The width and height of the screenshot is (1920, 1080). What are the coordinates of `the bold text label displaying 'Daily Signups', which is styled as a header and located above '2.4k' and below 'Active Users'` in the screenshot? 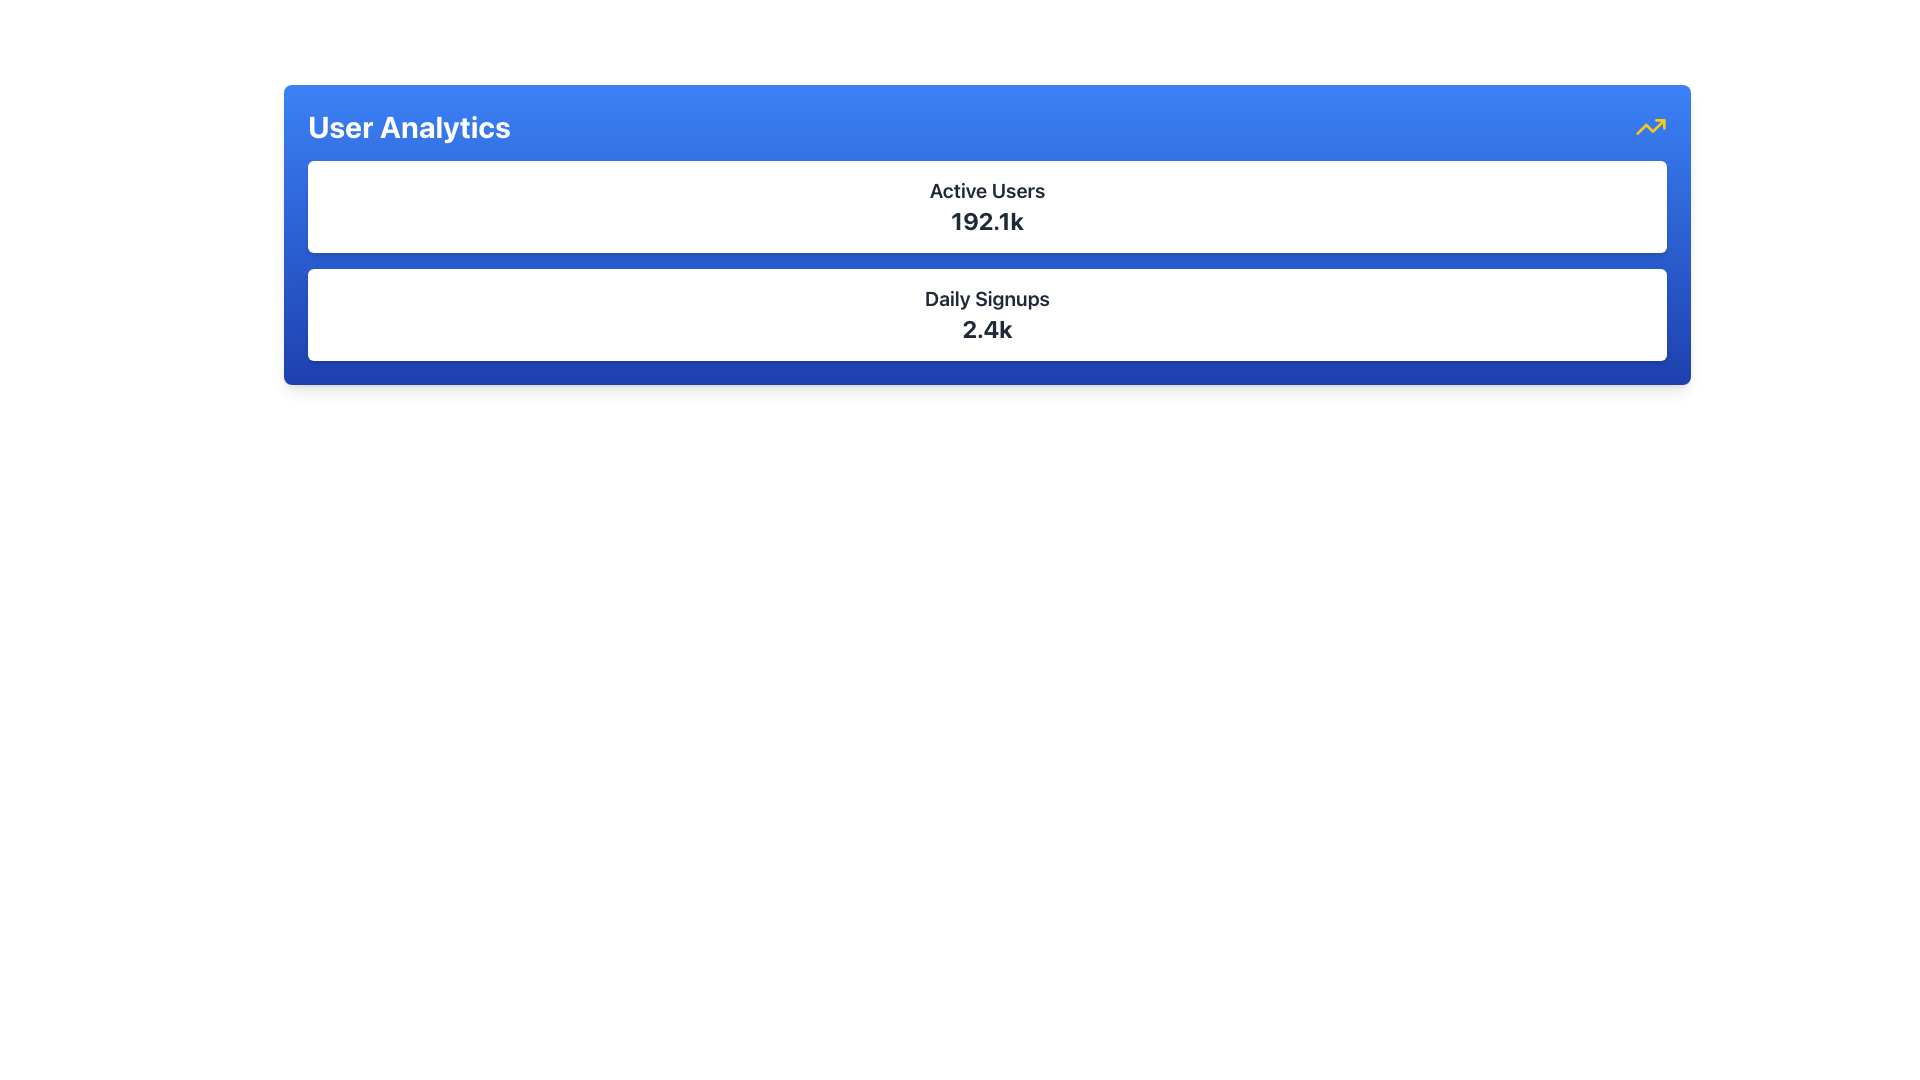 It's located at (987, 299).